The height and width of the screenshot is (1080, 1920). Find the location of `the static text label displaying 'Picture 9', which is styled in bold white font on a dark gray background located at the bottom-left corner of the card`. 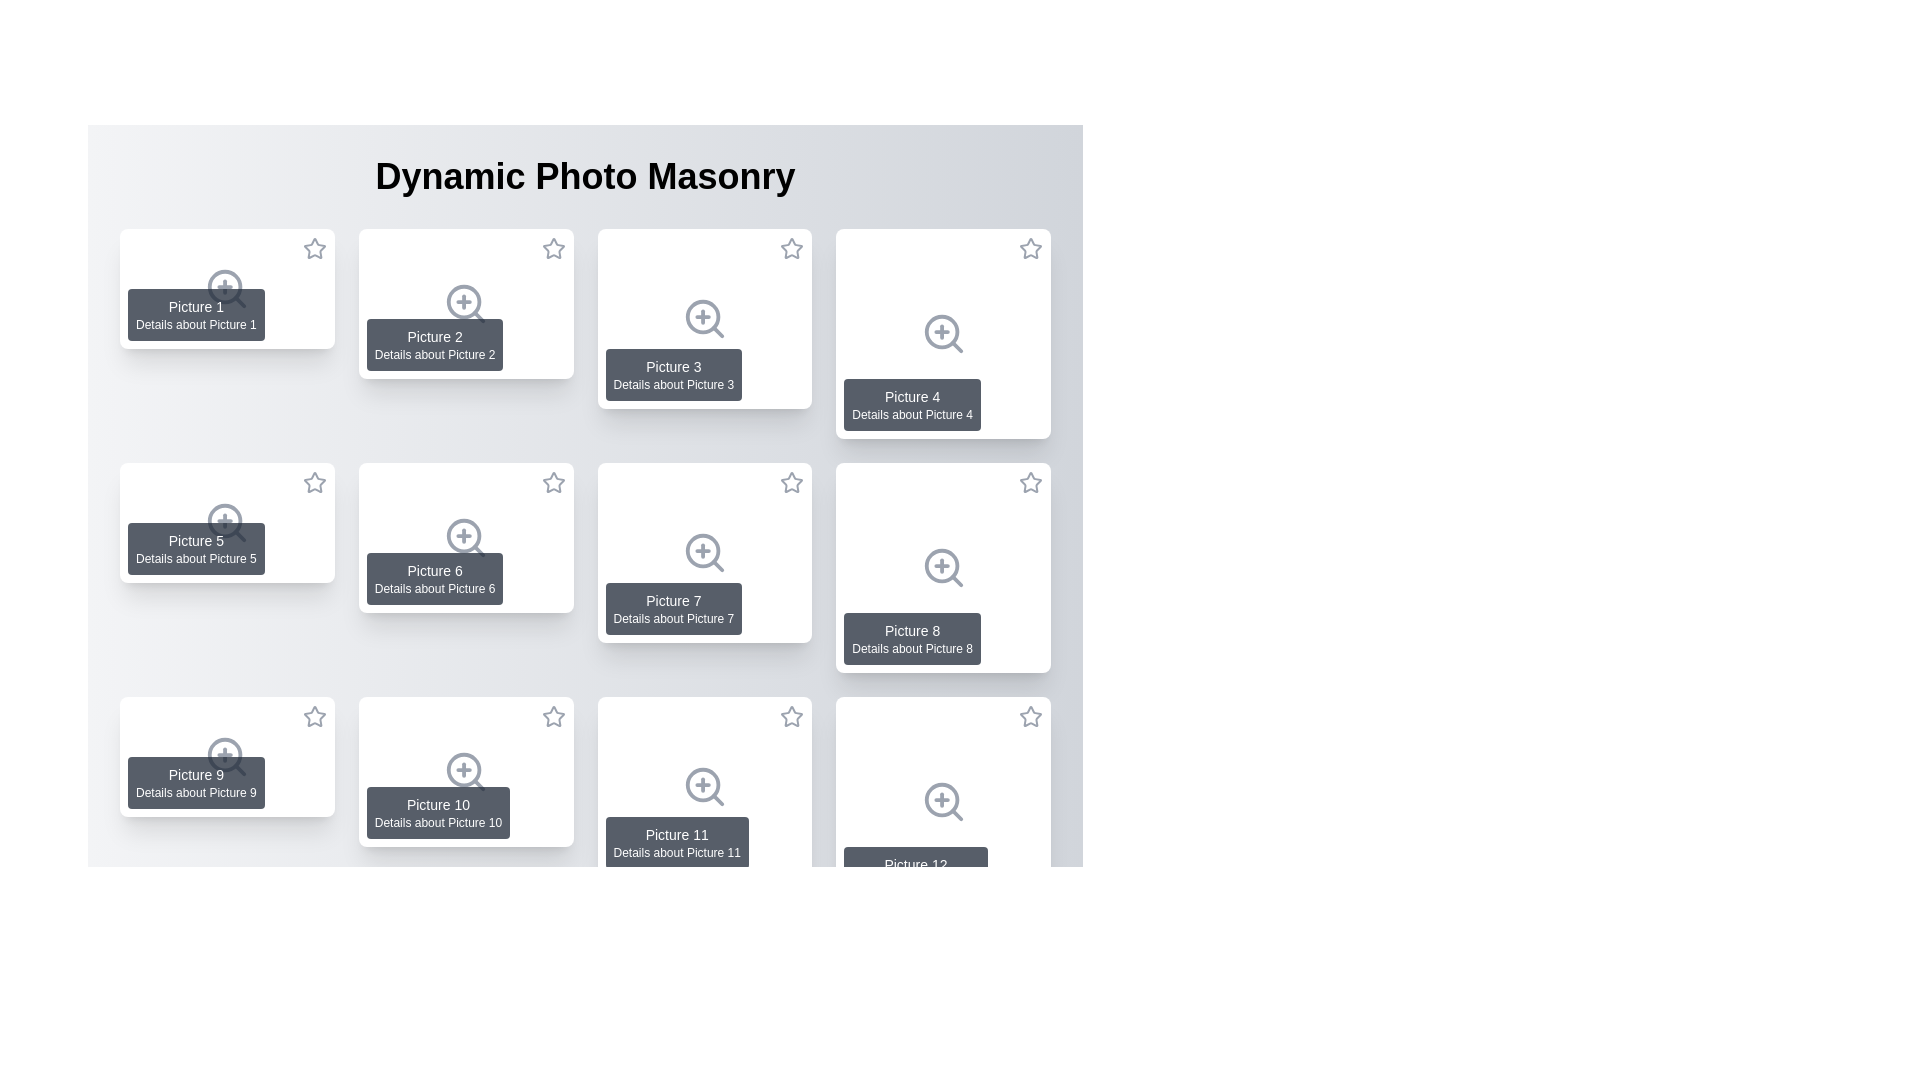

the static text label displaying 'Picture 9', which is styled in bold white font on a dark gray background located at the bottom-left corner of the card is located at coordinates (196, 774).